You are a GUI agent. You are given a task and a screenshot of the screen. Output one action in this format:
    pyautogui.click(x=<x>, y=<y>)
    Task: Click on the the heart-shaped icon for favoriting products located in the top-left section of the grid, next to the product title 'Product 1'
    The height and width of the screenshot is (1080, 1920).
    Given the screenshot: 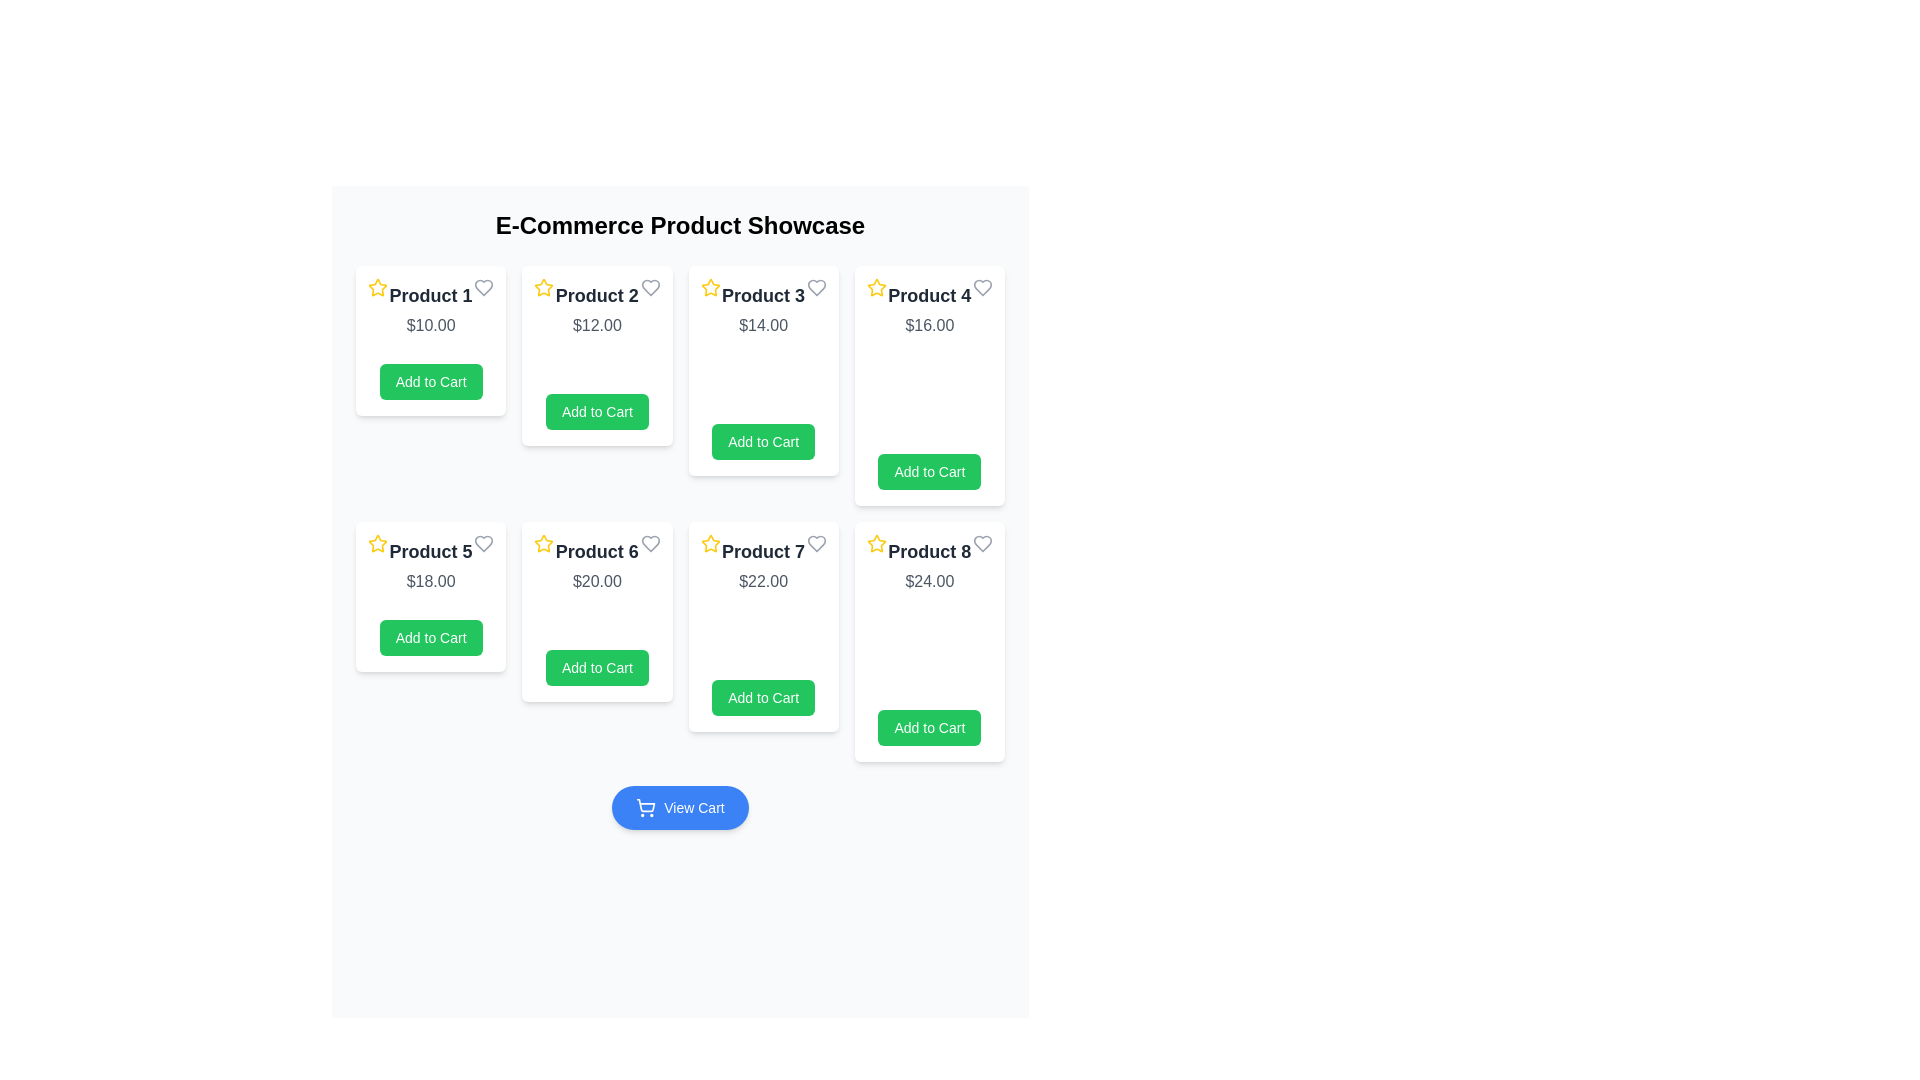 What is the action you would take?
    pyautogui.click(x=484, y=288)
    